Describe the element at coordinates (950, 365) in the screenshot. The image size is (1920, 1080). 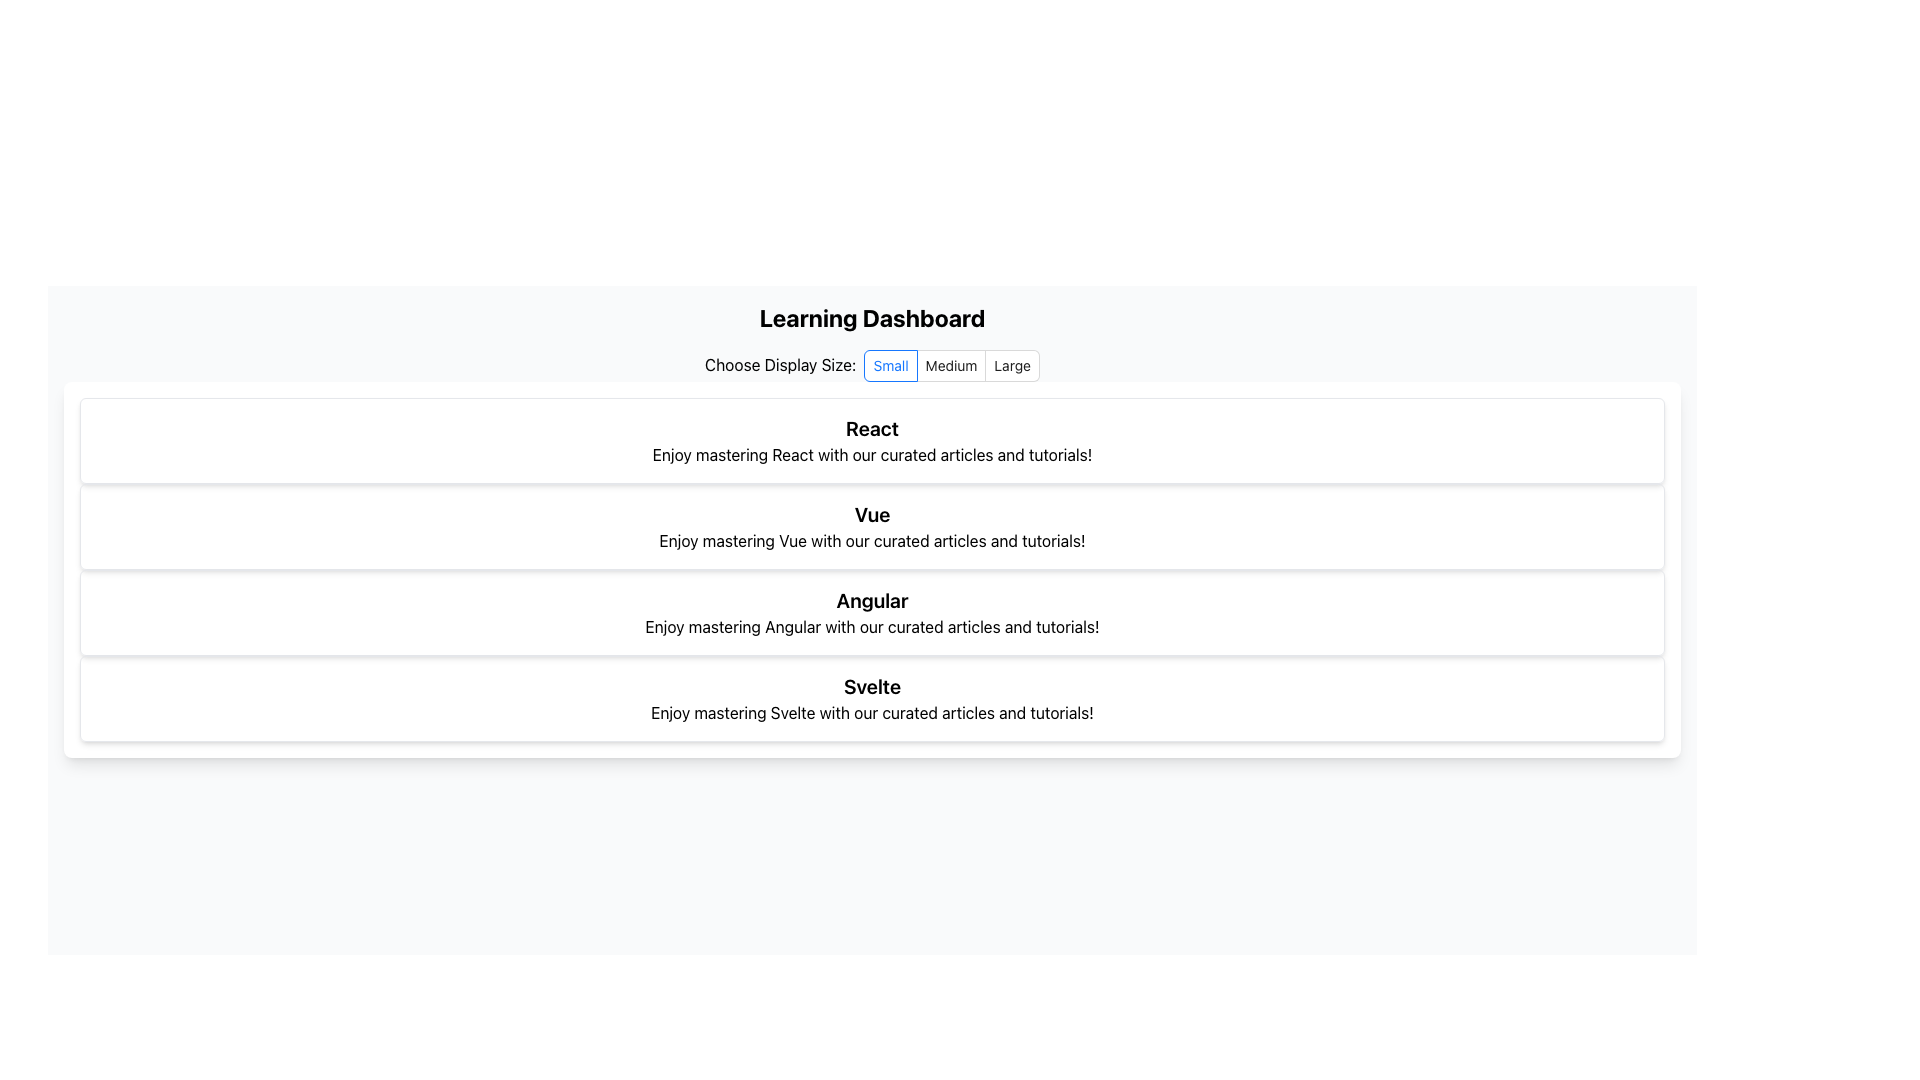
I see `the 'Medium' radio button label, which is part of the 'Choose Display Size' option group` at that location.